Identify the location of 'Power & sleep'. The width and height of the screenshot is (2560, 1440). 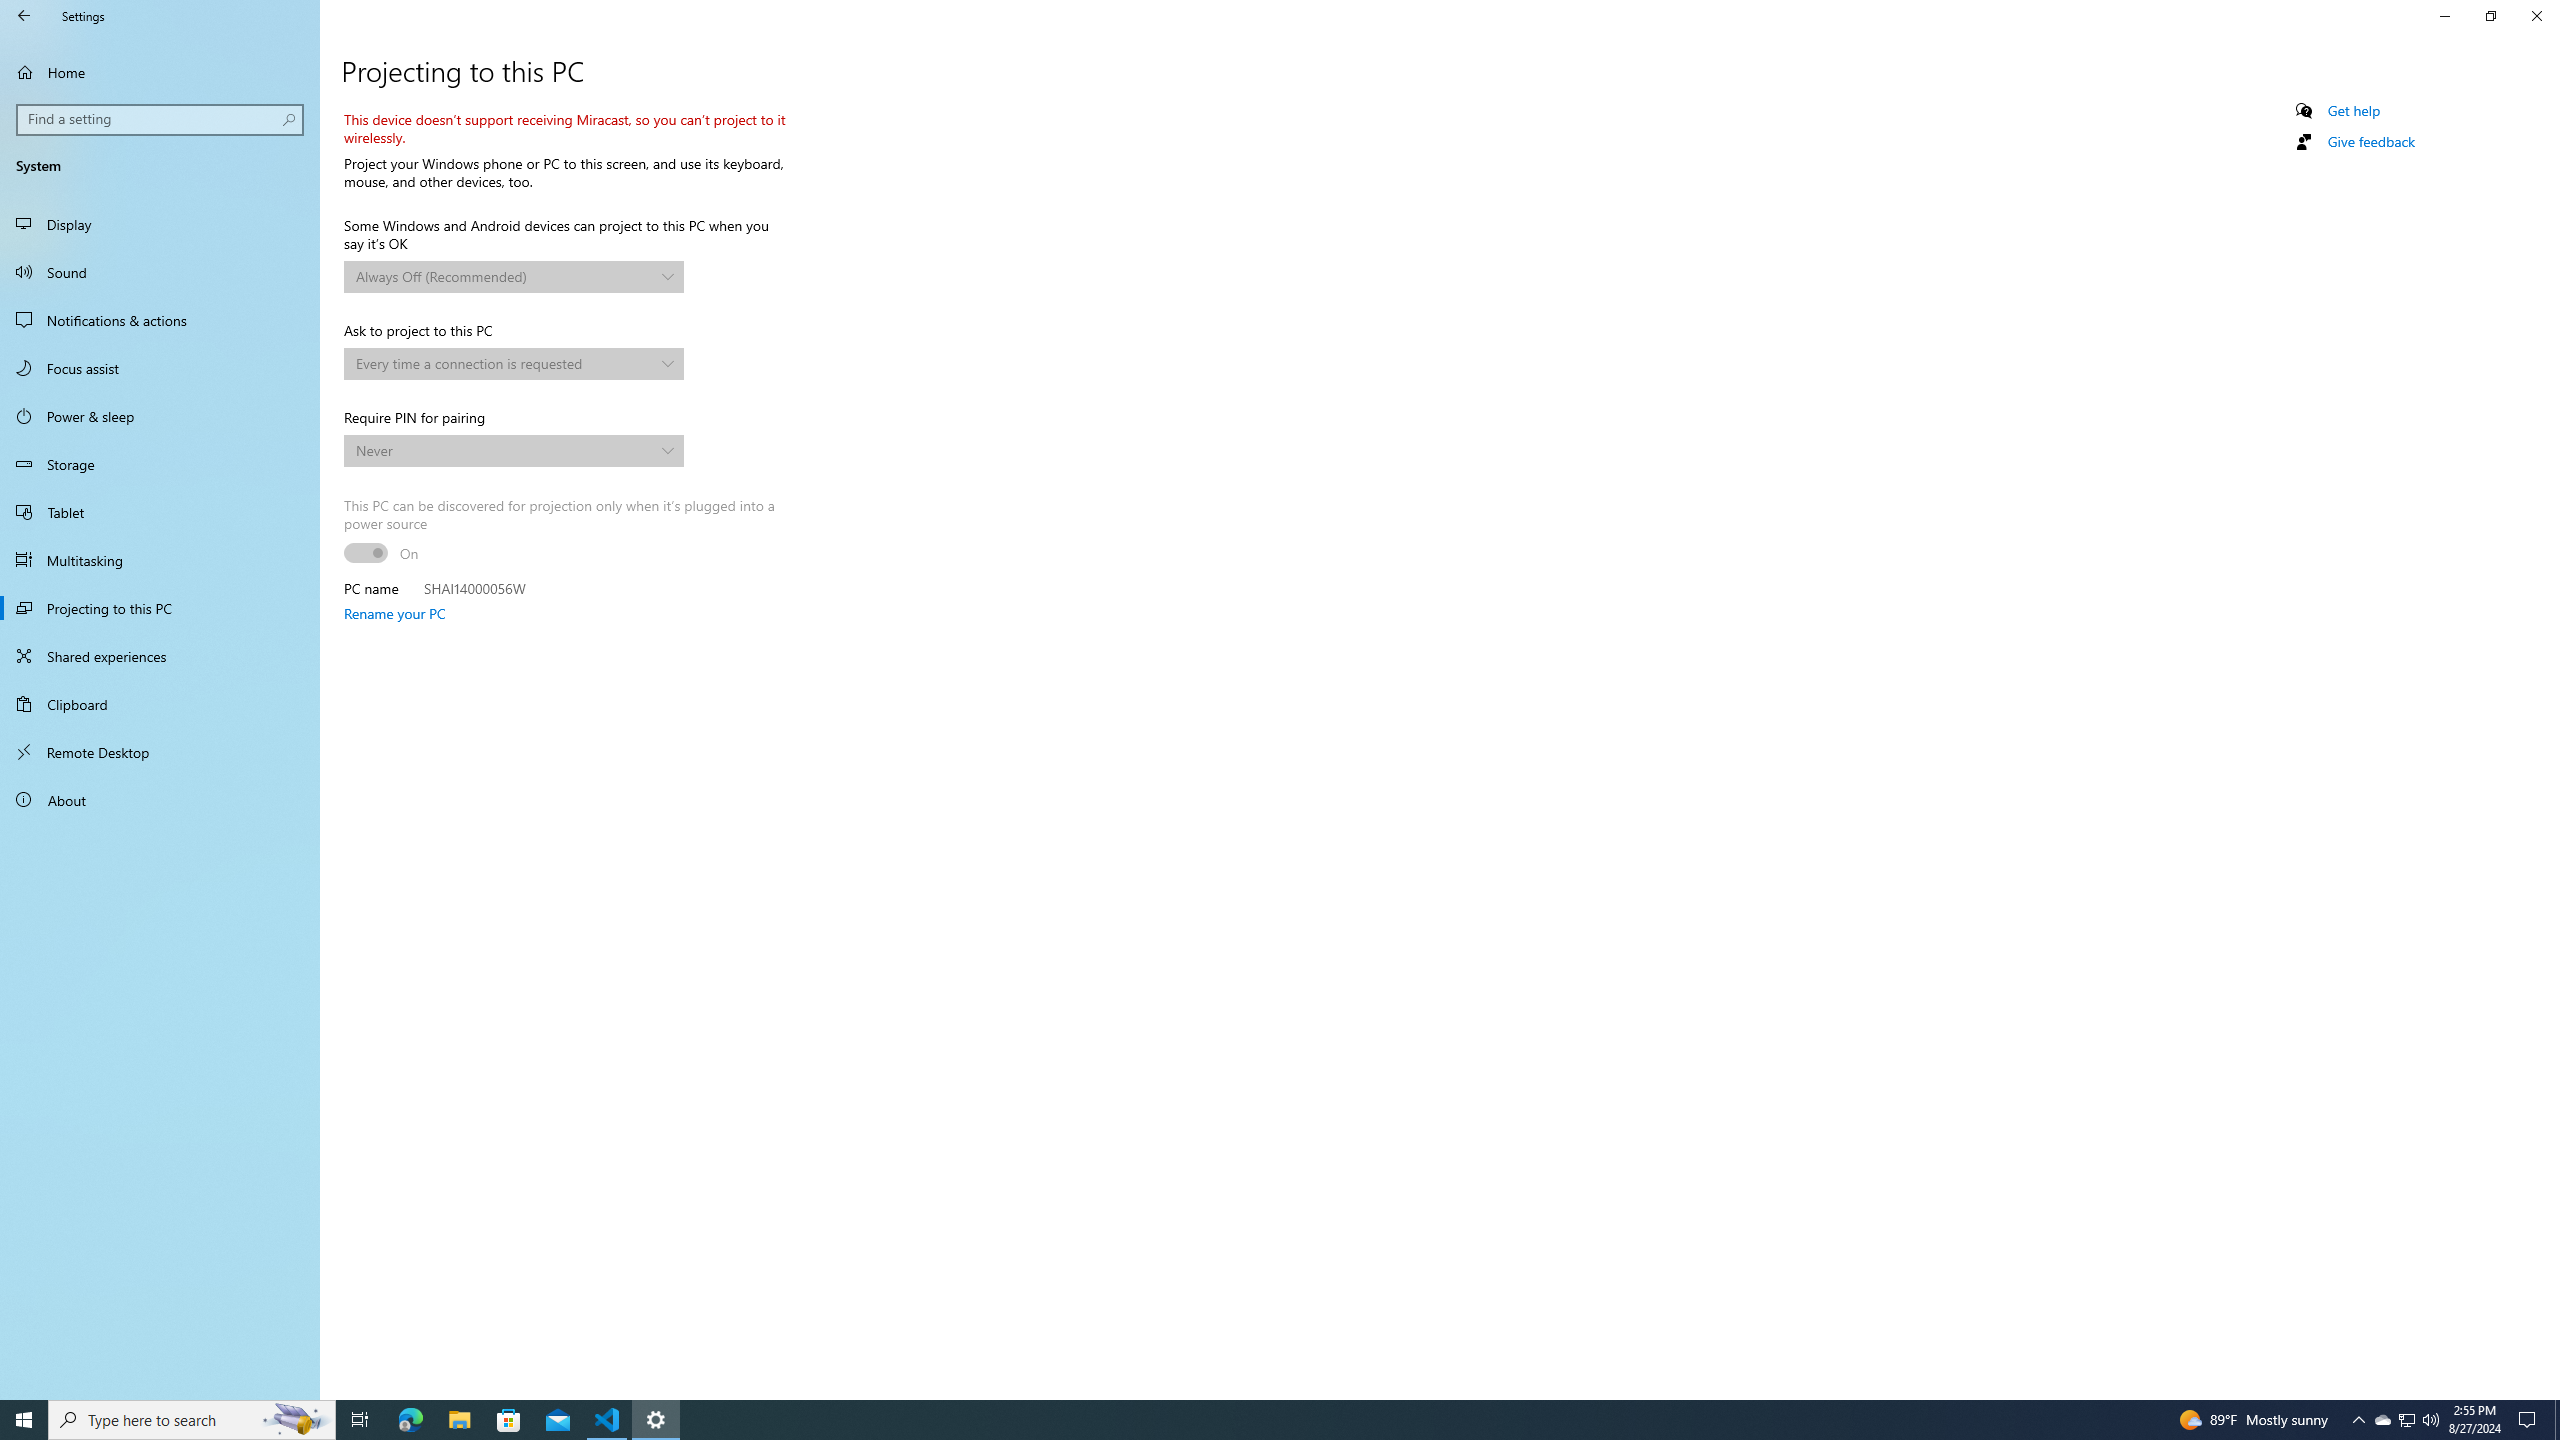
(159, 415).